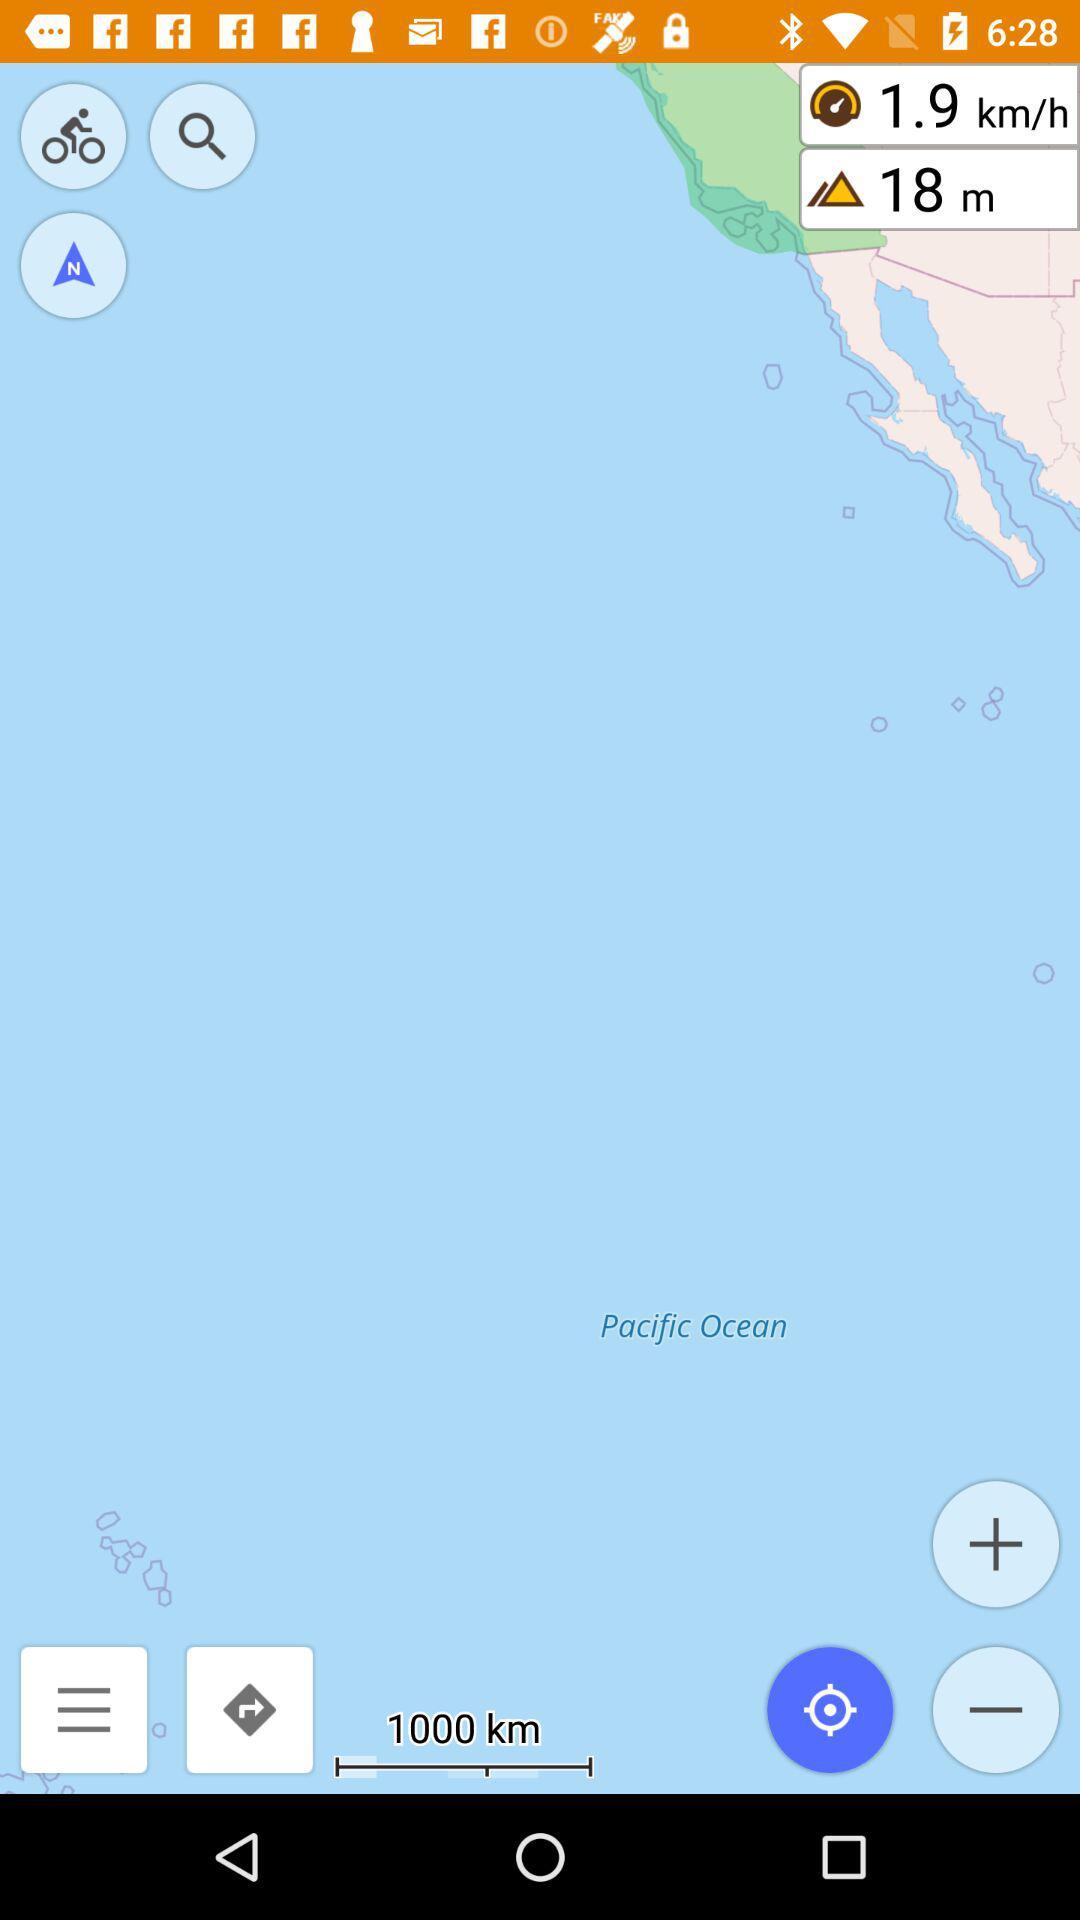 This screenshot has height=1920, width=1080. I want to click on the navigation icon, so click(72, 264).